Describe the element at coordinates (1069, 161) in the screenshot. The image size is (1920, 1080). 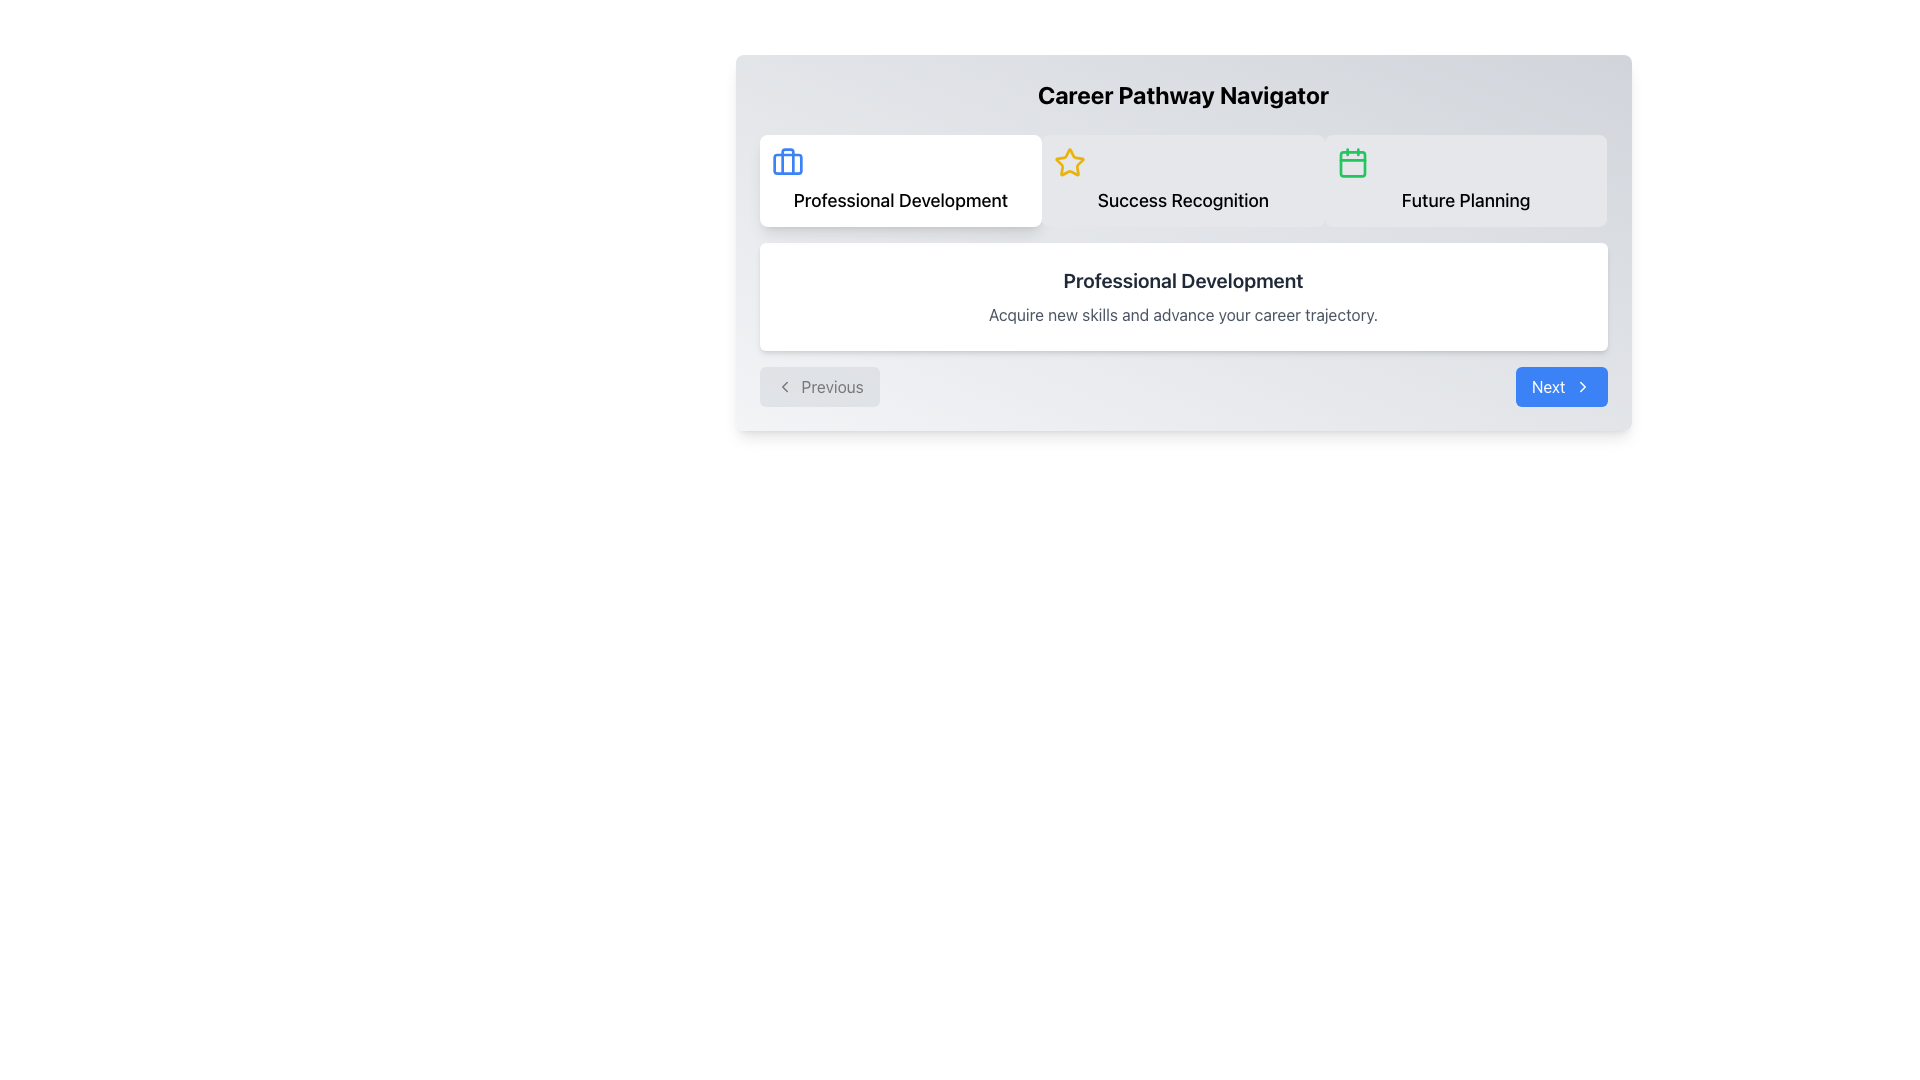
I see `the star-shaped yellow icon in the horizontal navigation bar, located between the 'Professional Development' and 'Future Planning' sections` at that location.